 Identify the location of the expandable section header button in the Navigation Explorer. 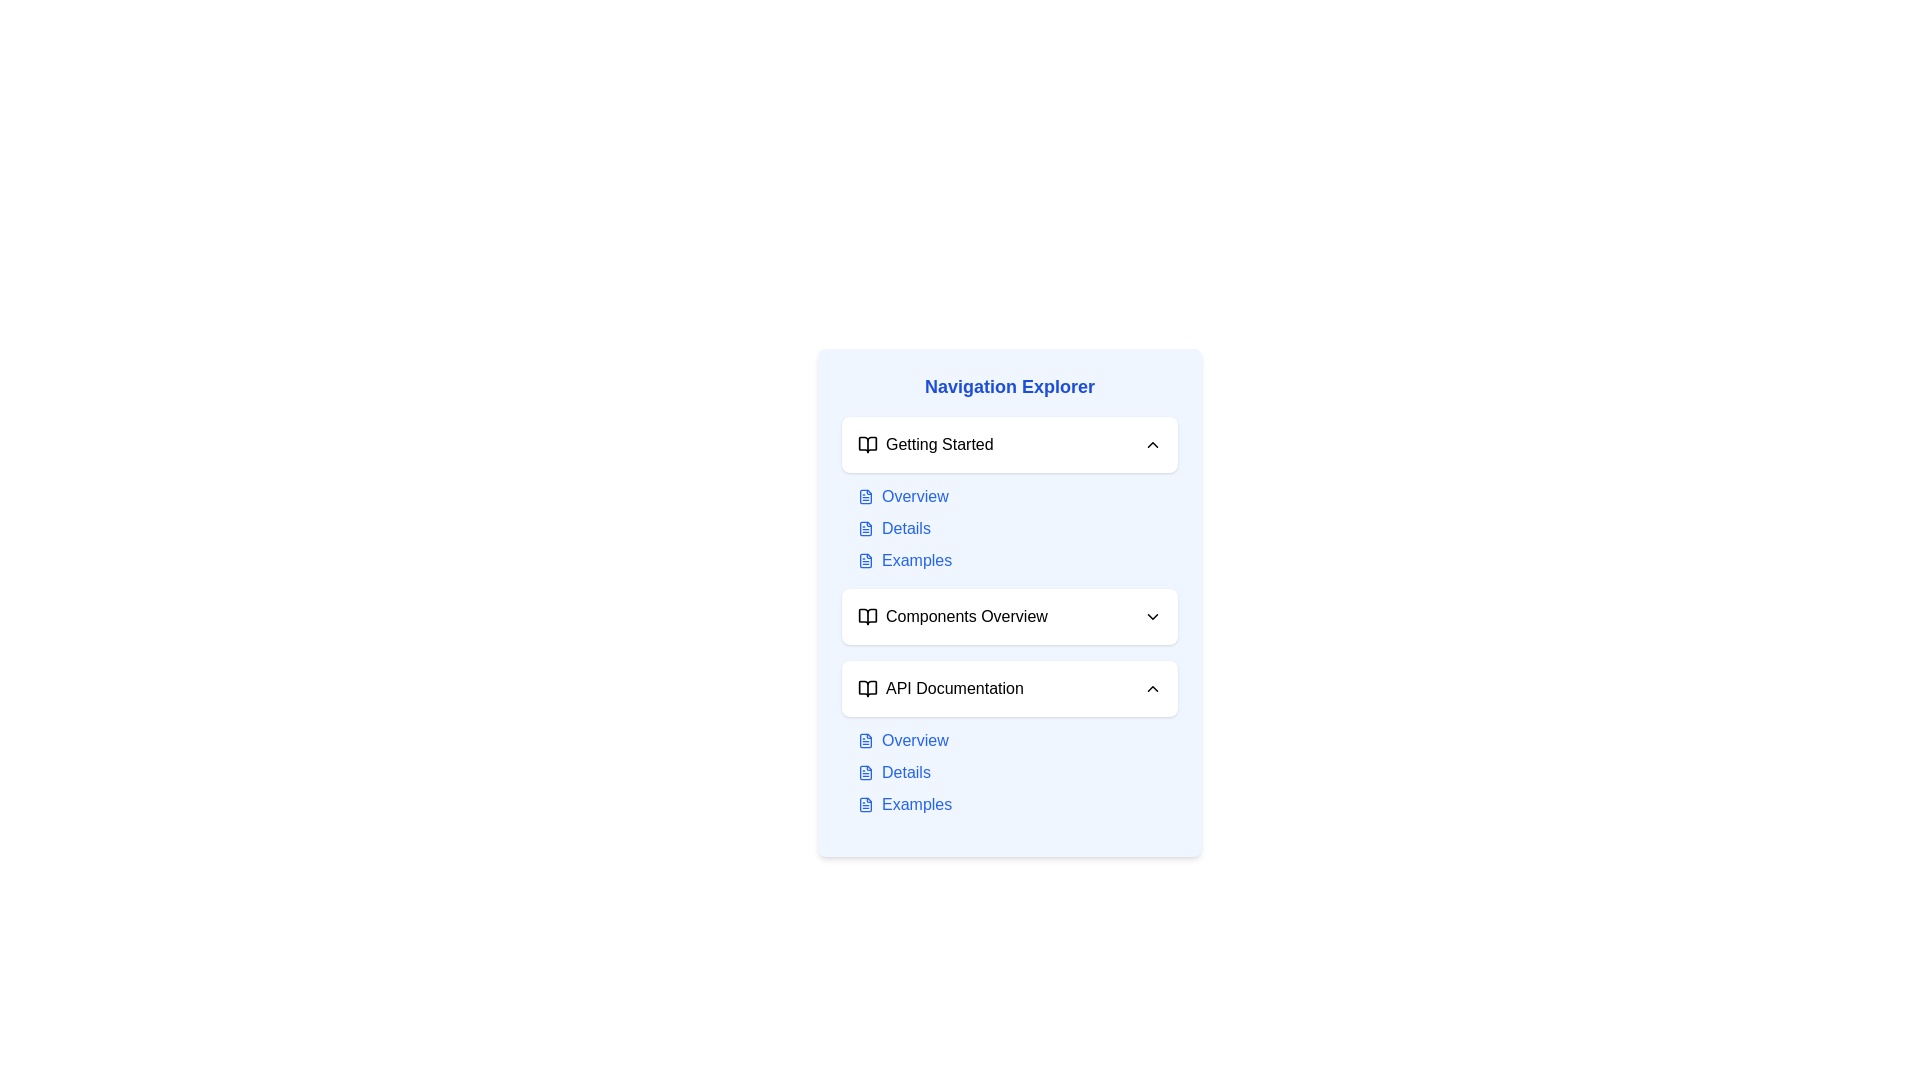
(1009, 616).